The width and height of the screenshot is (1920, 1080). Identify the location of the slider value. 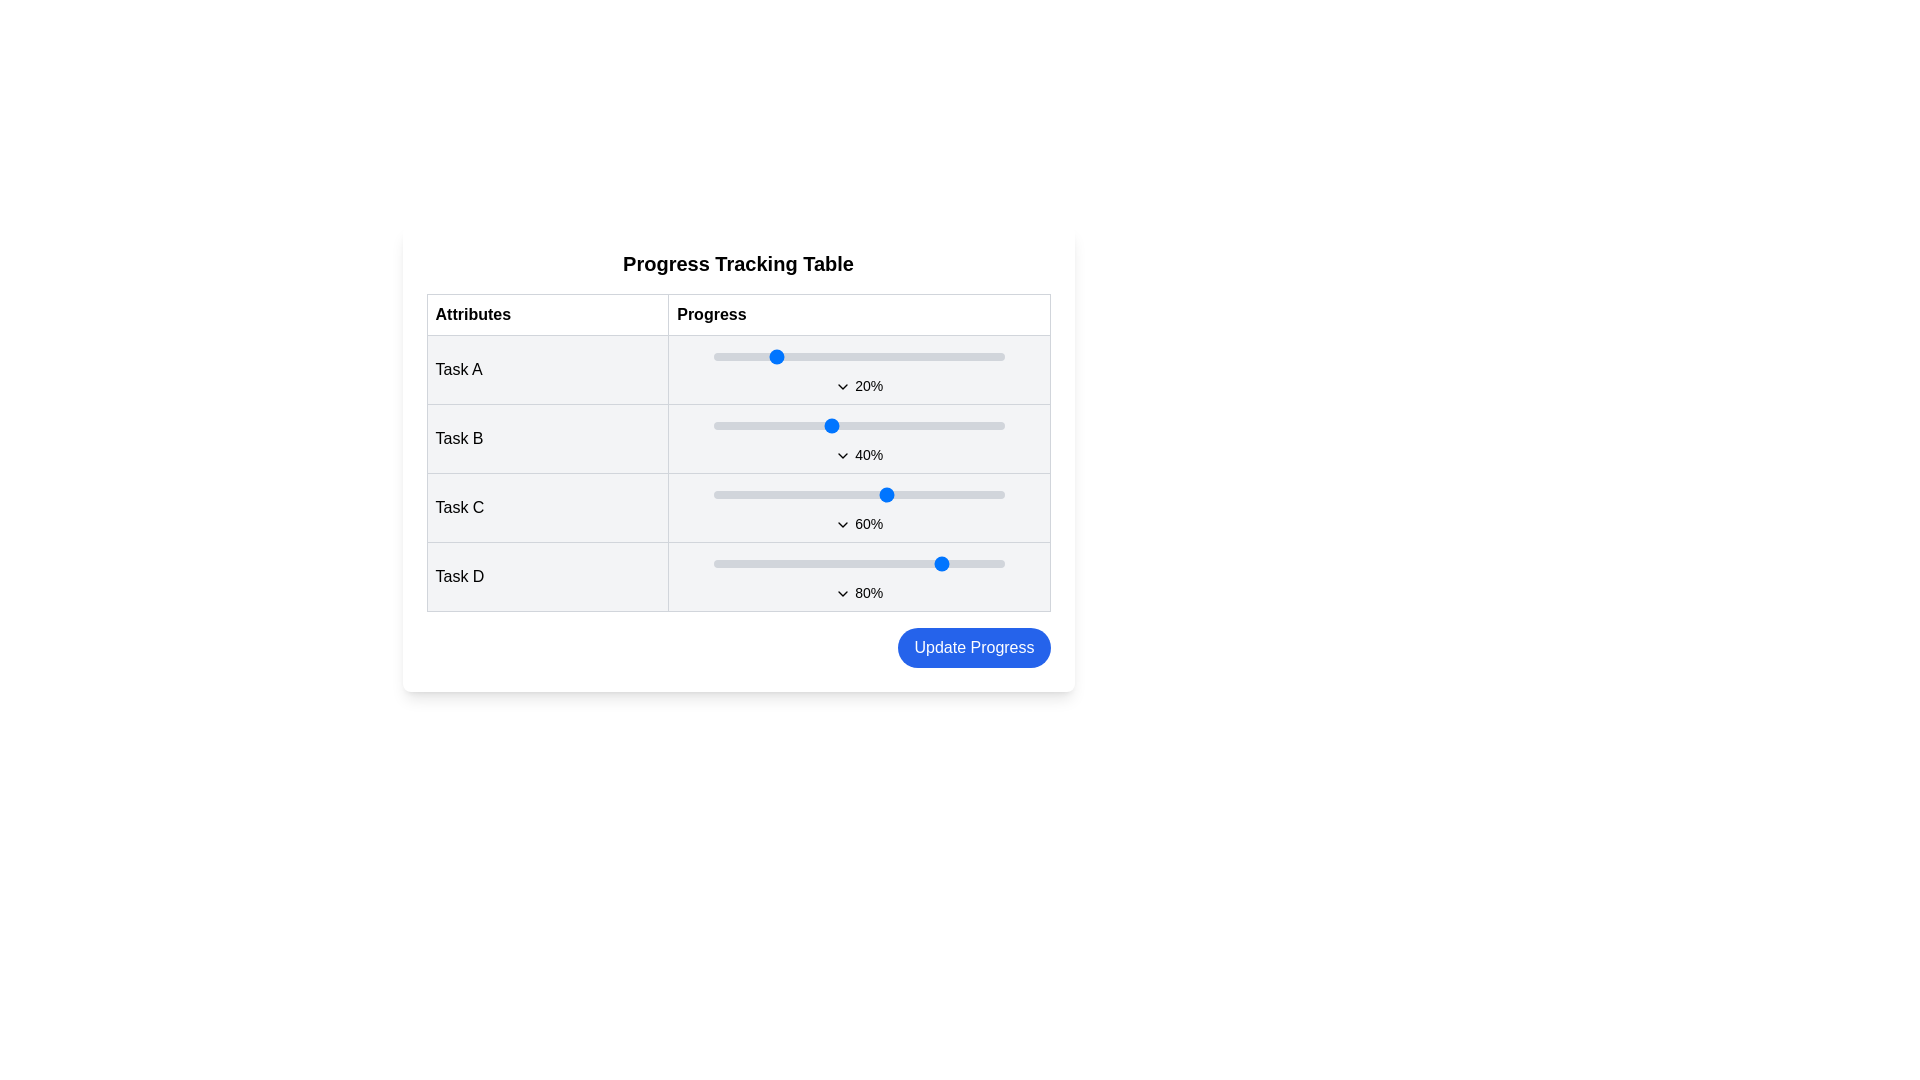
(933, 356).